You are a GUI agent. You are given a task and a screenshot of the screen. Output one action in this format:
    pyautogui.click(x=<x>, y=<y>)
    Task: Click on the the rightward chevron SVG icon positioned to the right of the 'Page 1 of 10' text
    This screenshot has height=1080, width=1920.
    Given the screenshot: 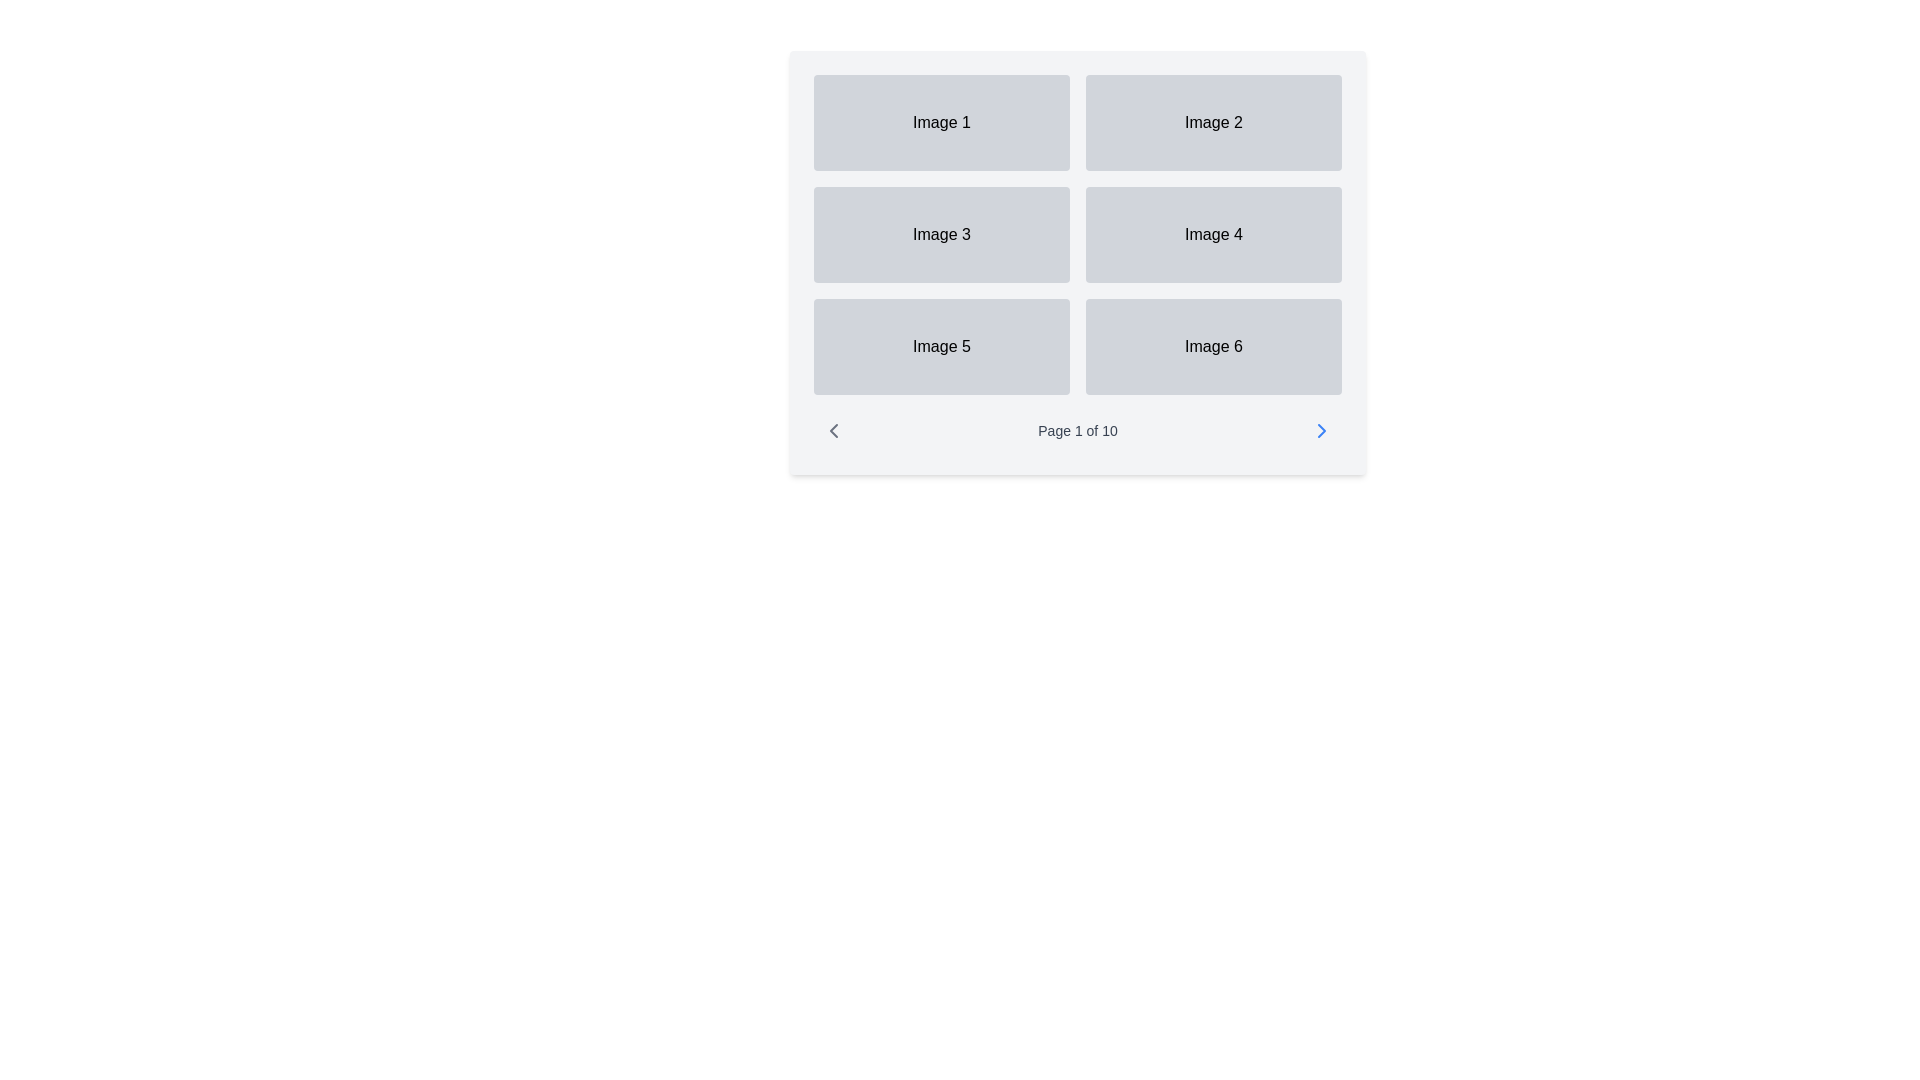 What is the action you would take?
    pyautogui.click(x=1321, y=430)
    